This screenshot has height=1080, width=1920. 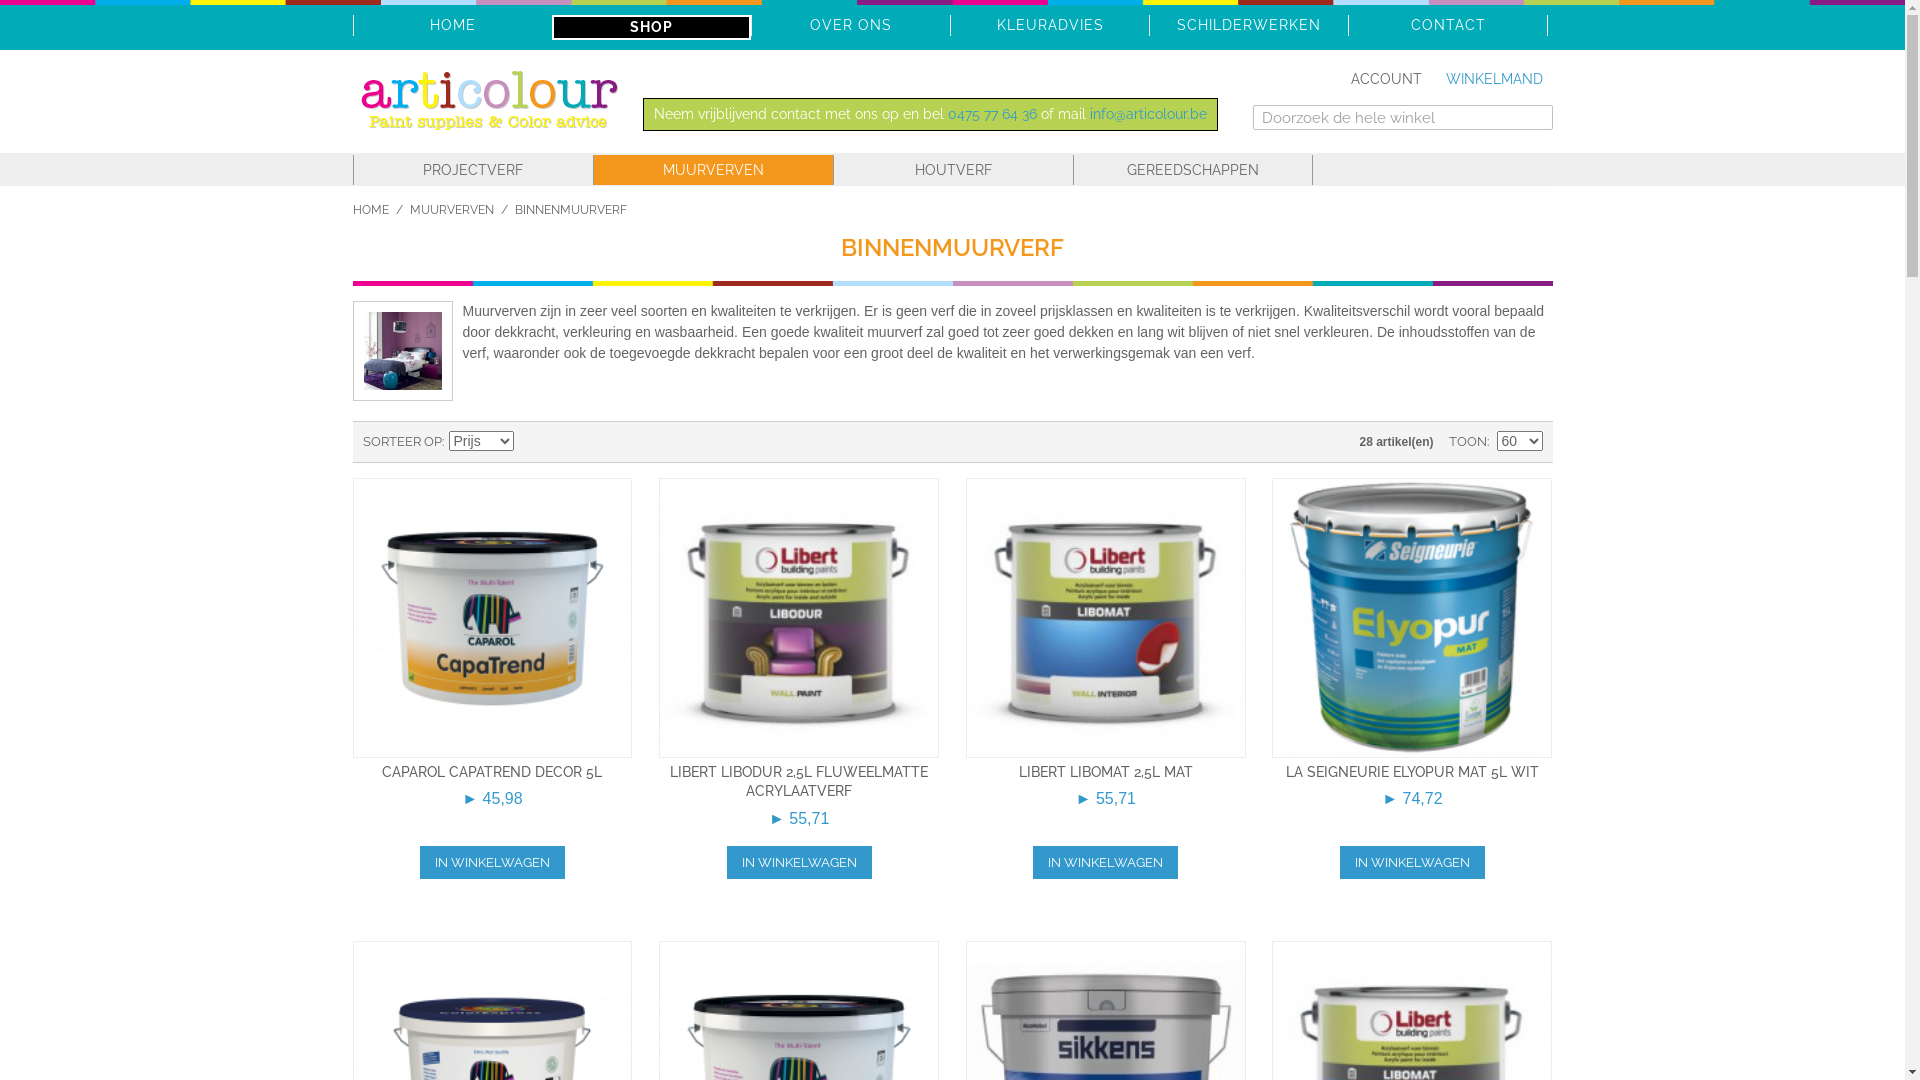 What do you see at coordinates (1494, 79) in the screenshot?
I see `'WINKELMAND'` at bounding box center [1494, 79].